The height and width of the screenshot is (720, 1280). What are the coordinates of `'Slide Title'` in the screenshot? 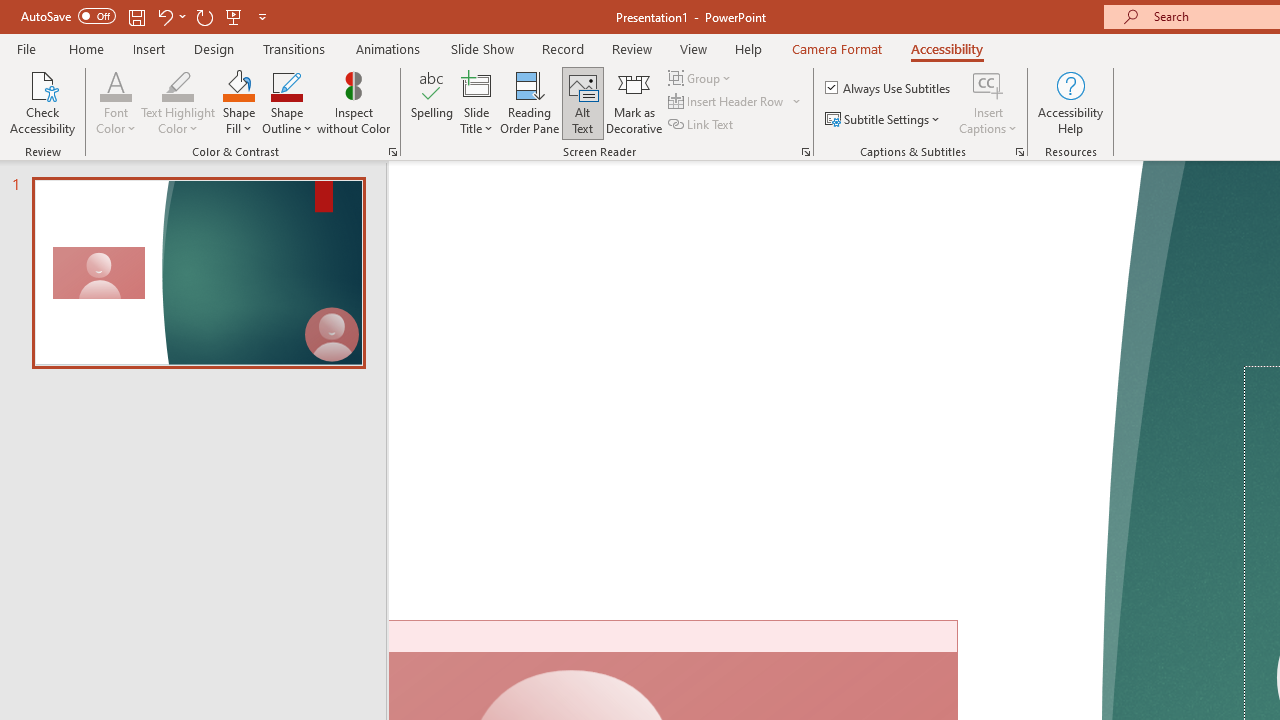 It's located at (475, 103).